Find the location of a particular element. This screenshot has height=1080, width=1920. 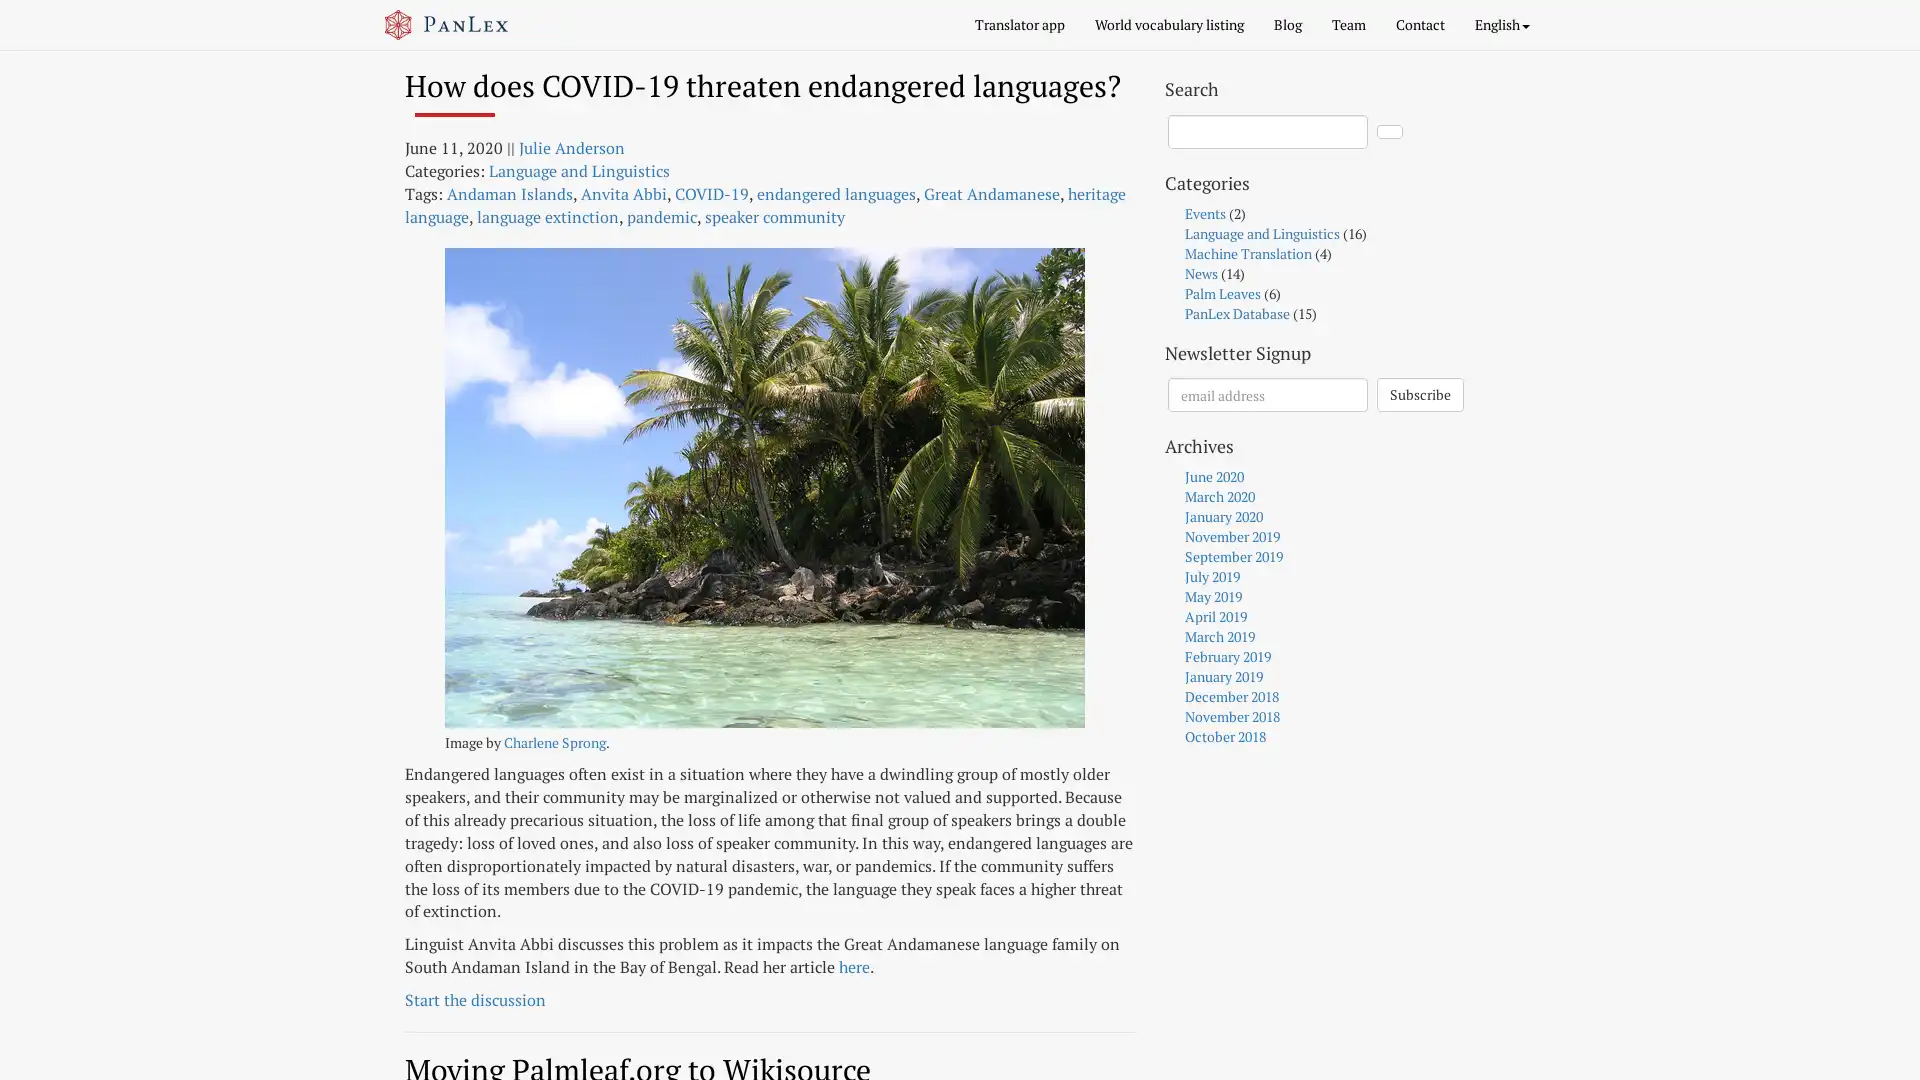

Search is located at coordinates (1389, 131).